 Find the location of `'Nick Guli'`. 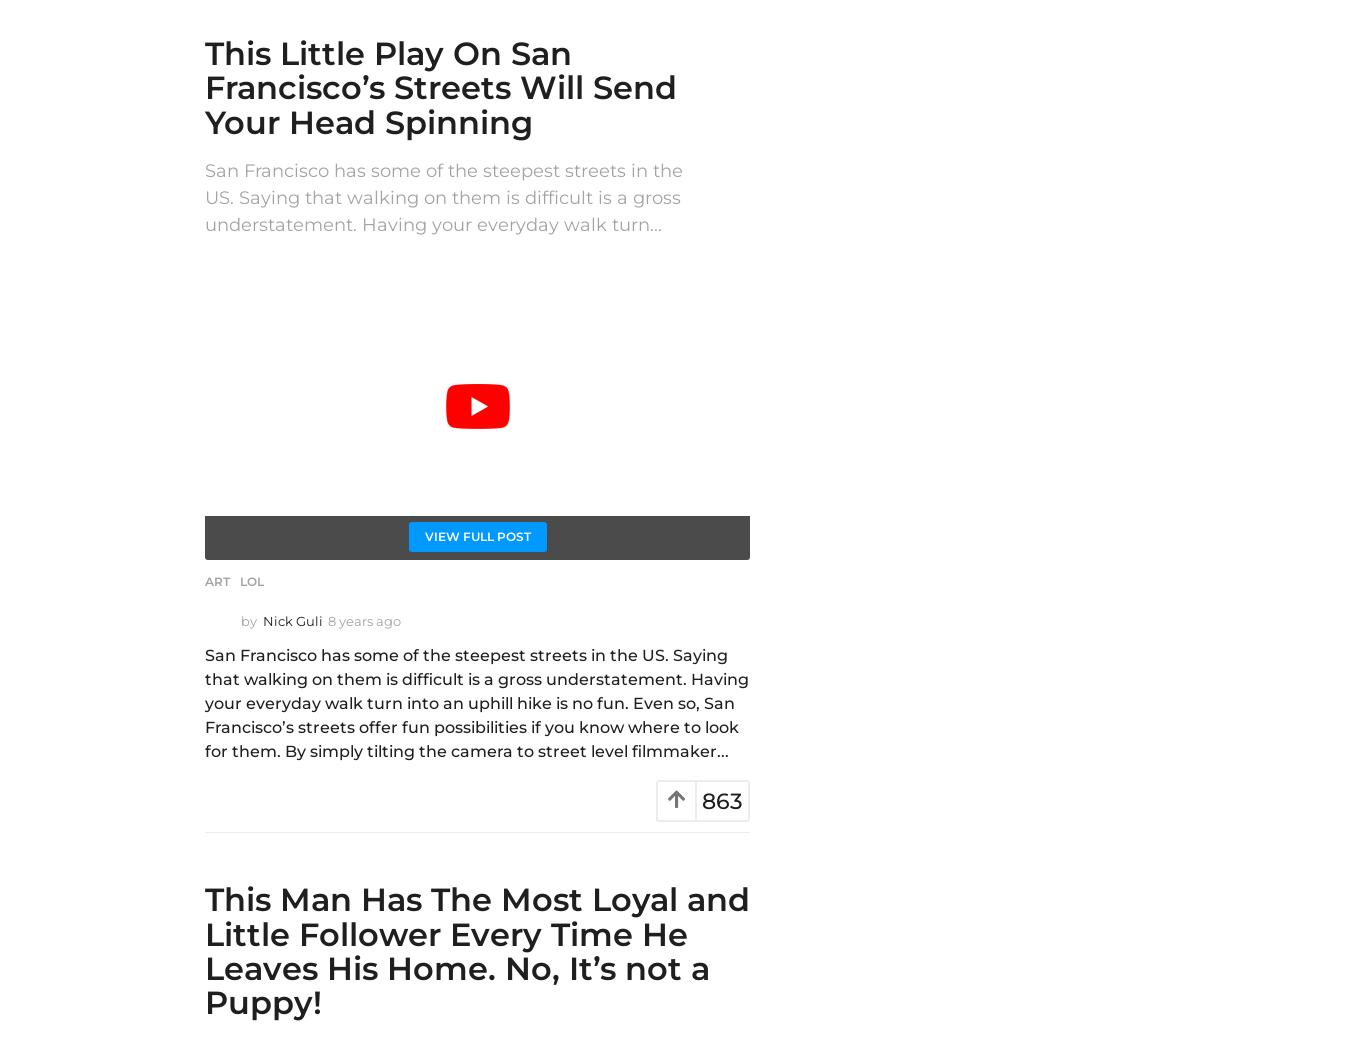

'Nick Guli' is located at coordinates (291, 621).